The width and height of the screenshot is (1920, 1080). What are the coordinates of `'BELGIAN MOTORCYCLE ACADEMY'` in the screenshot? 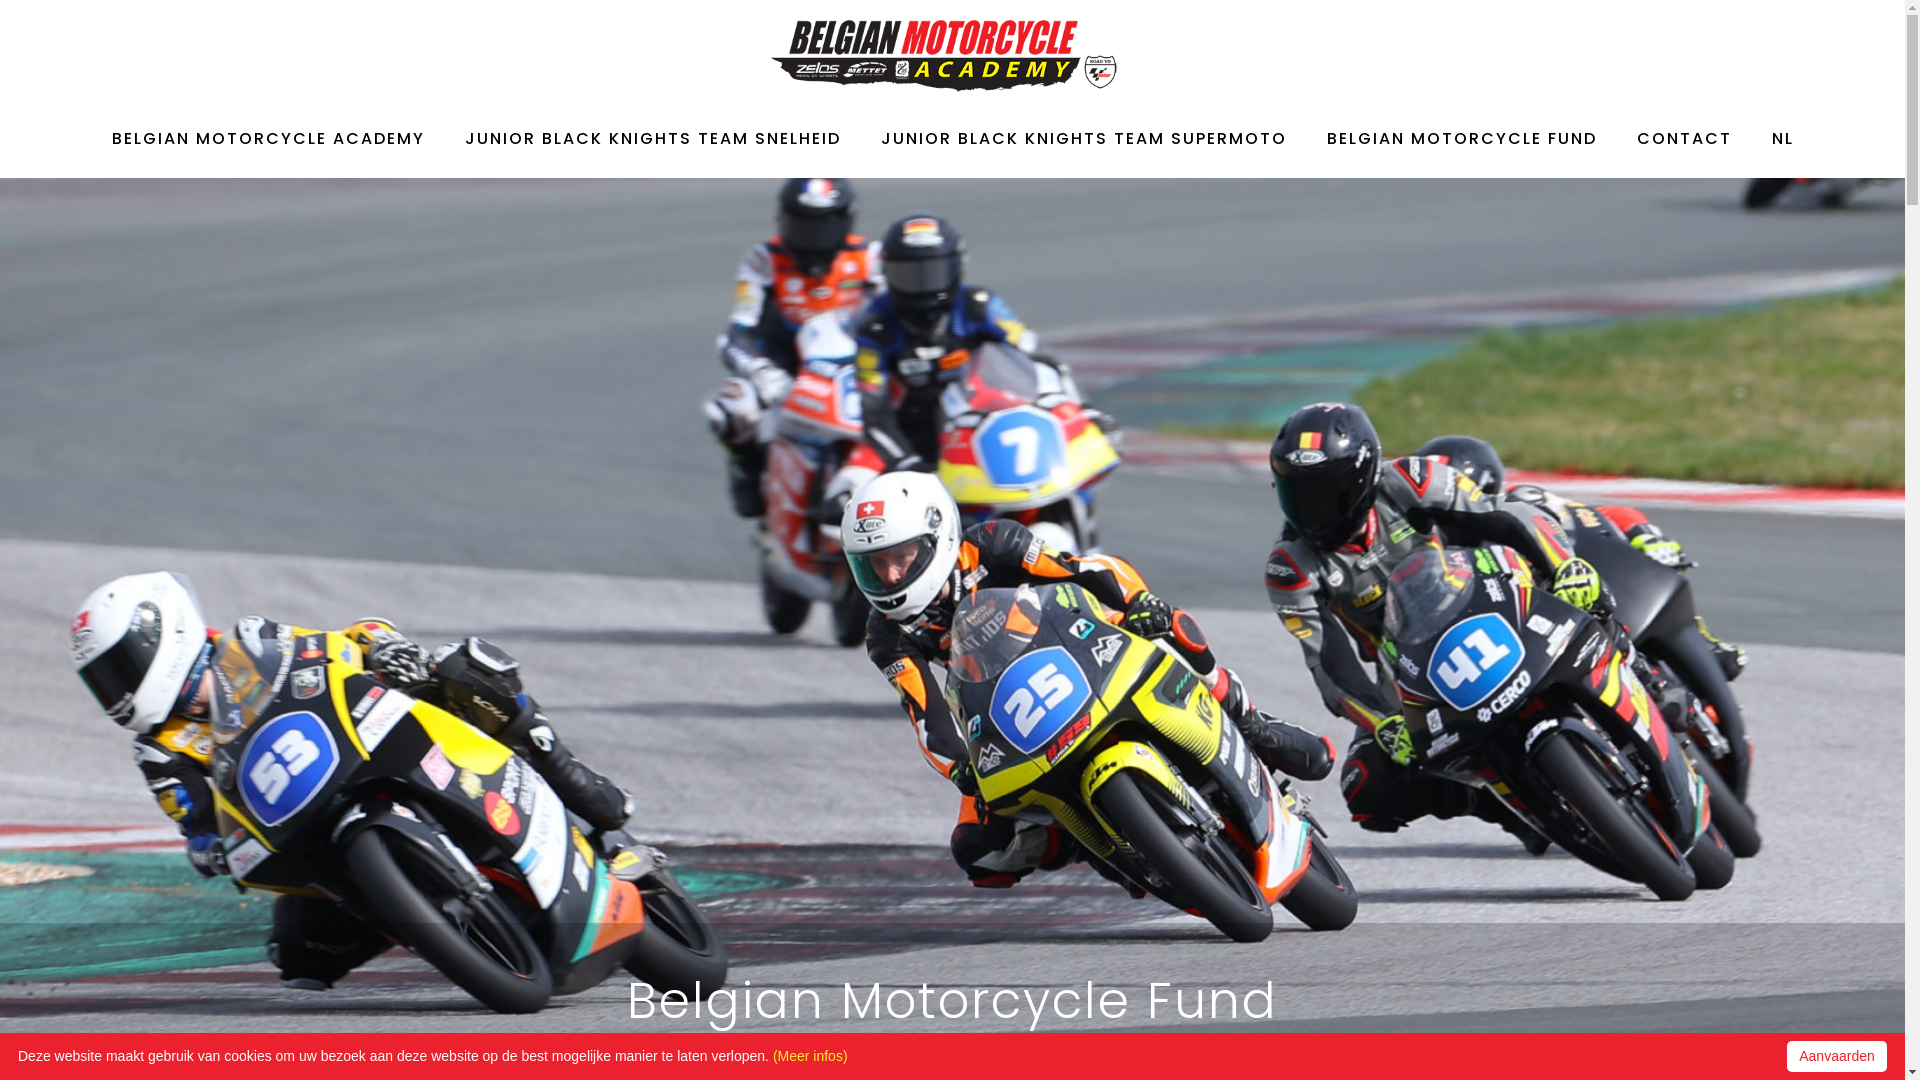 It's located at (267, 141).